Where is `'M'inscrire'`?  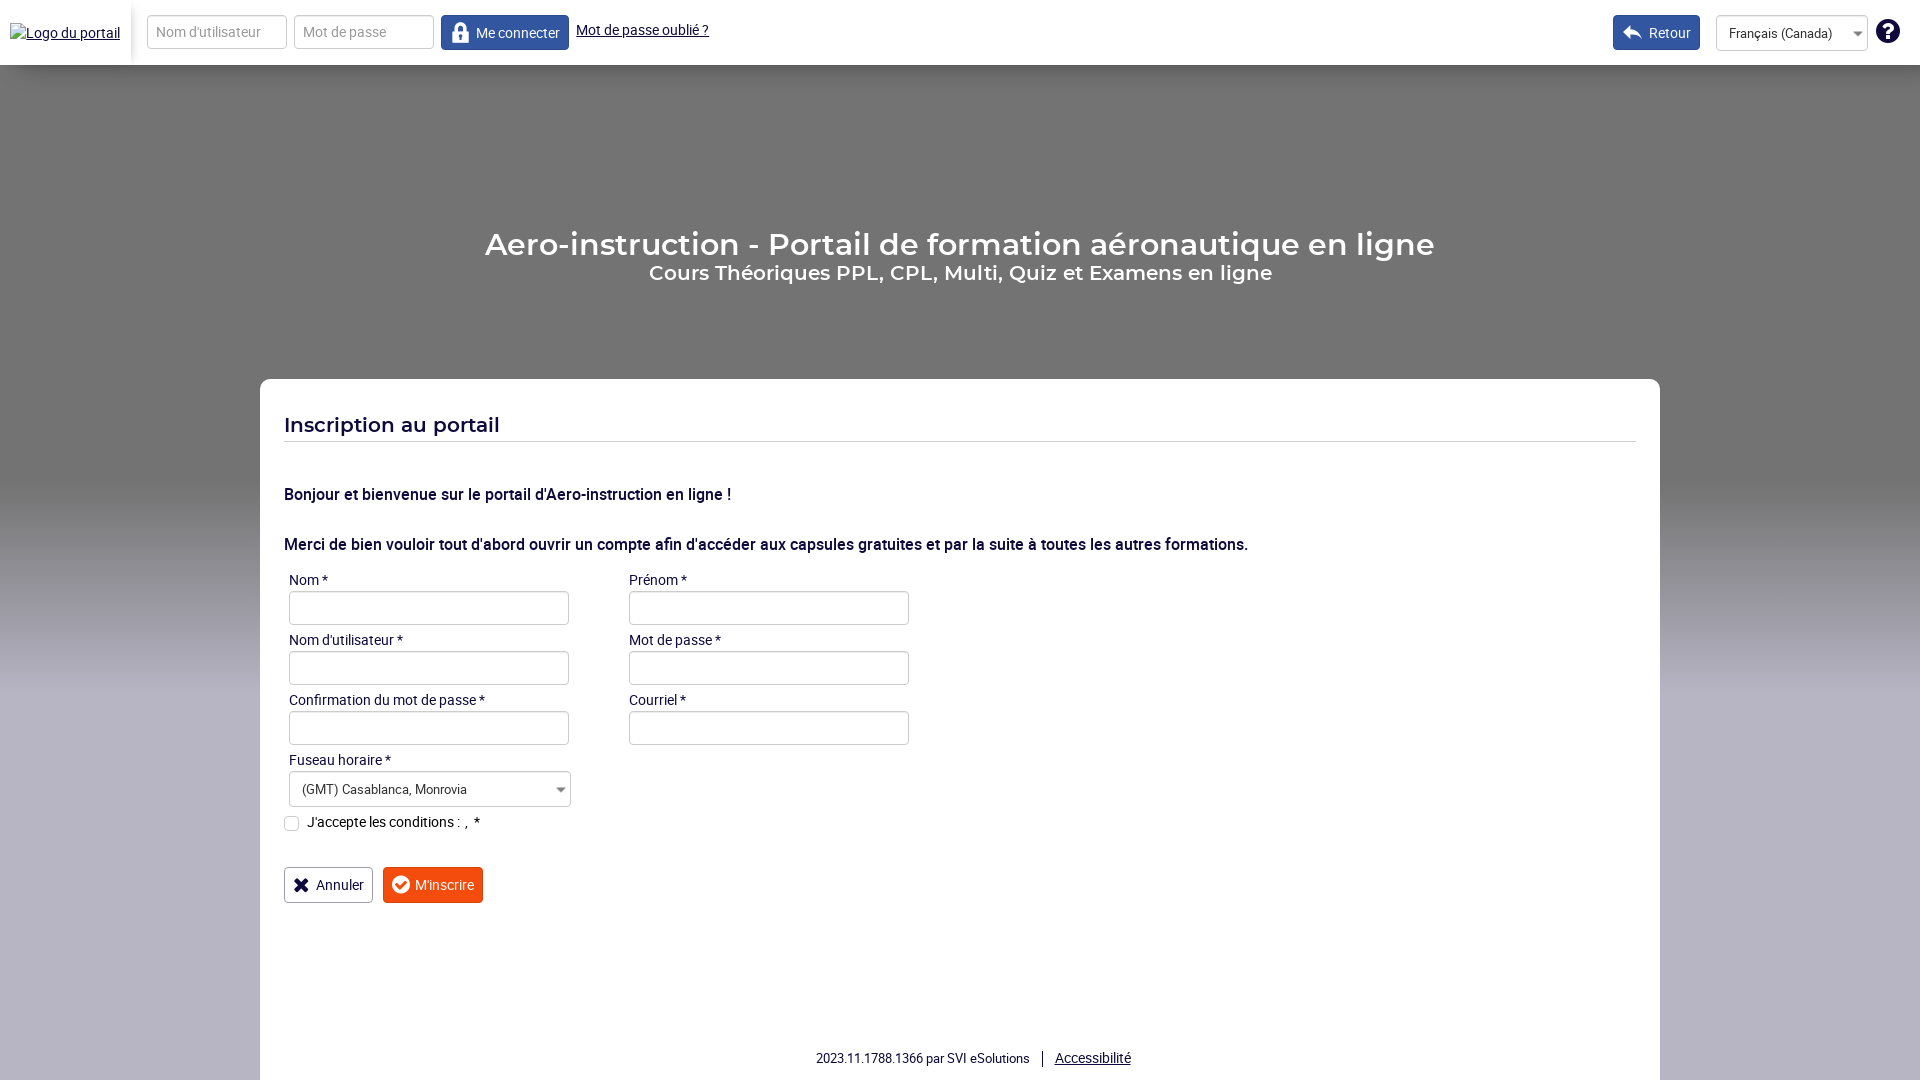
'M'inscrire' is located at coordinates (432, 883).